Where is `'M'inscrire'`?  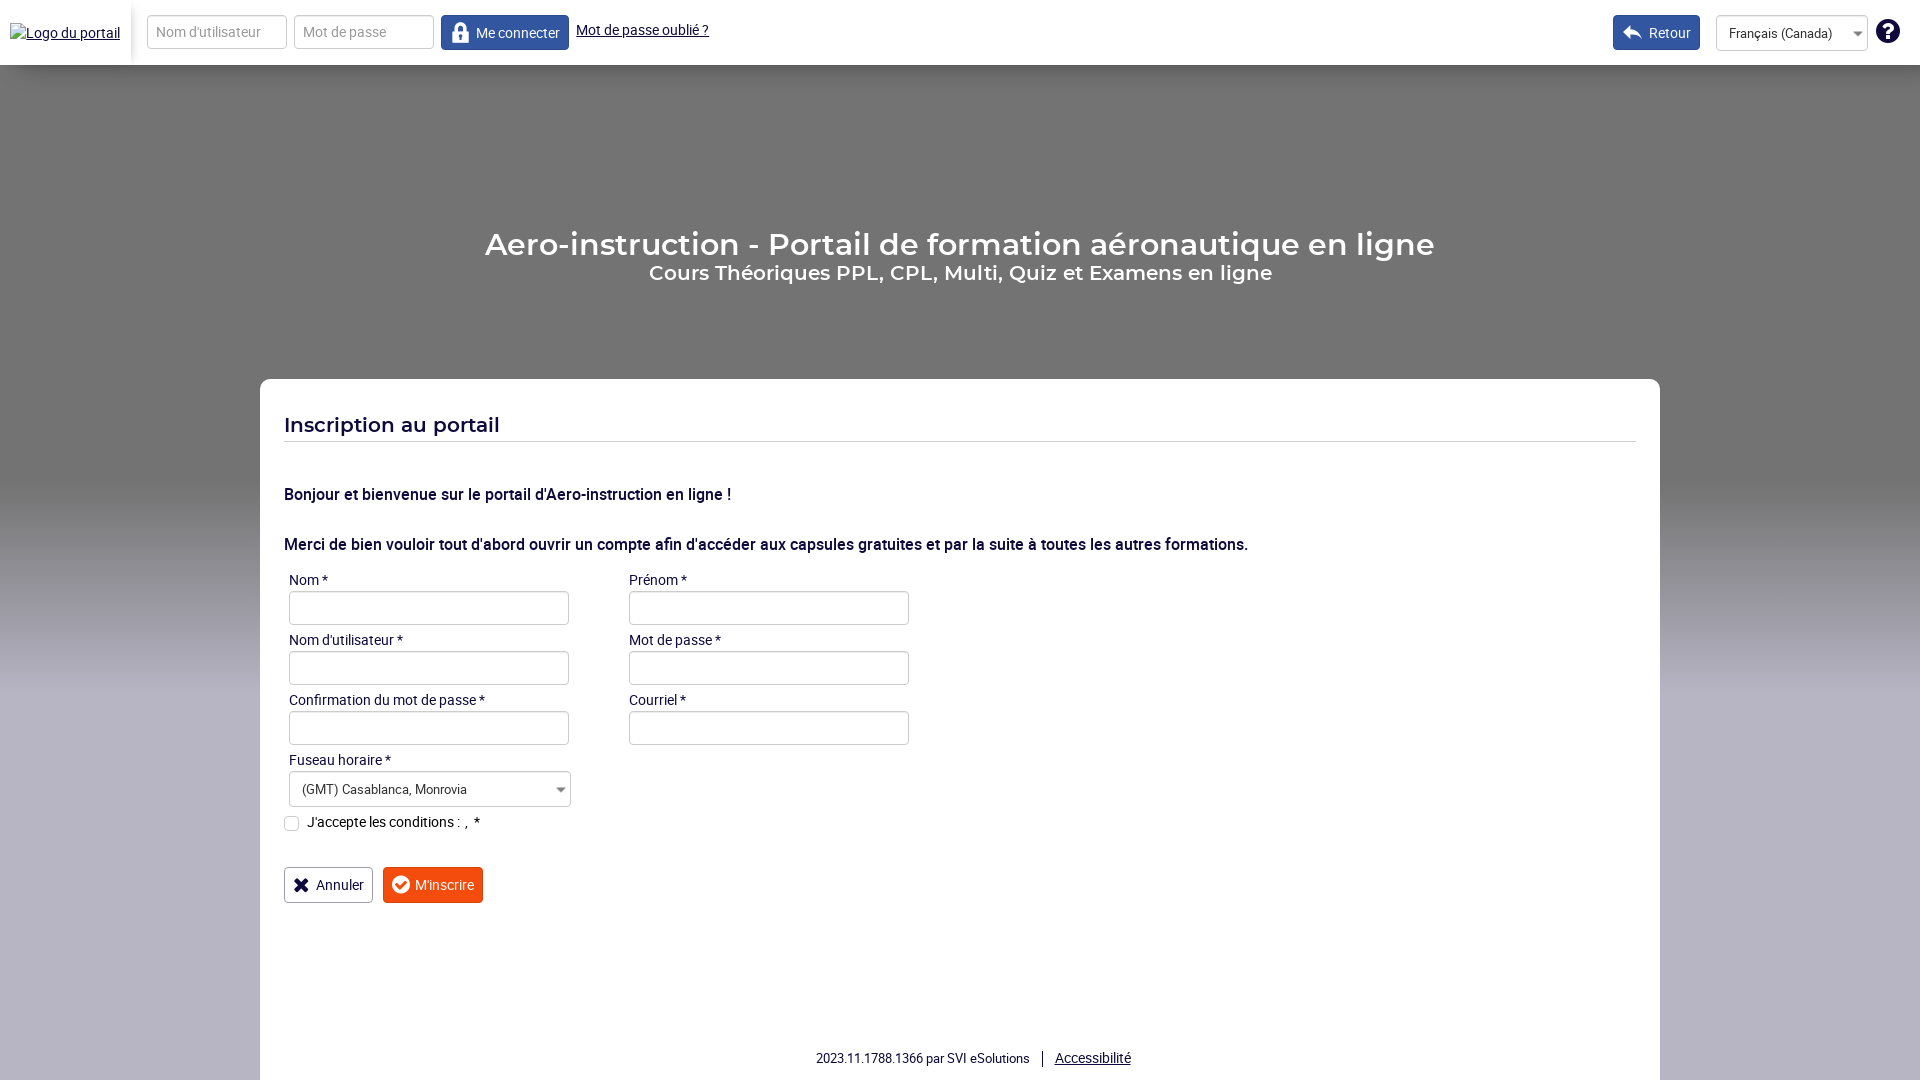
'M'inscrire' is located at coordinates (432, 883).